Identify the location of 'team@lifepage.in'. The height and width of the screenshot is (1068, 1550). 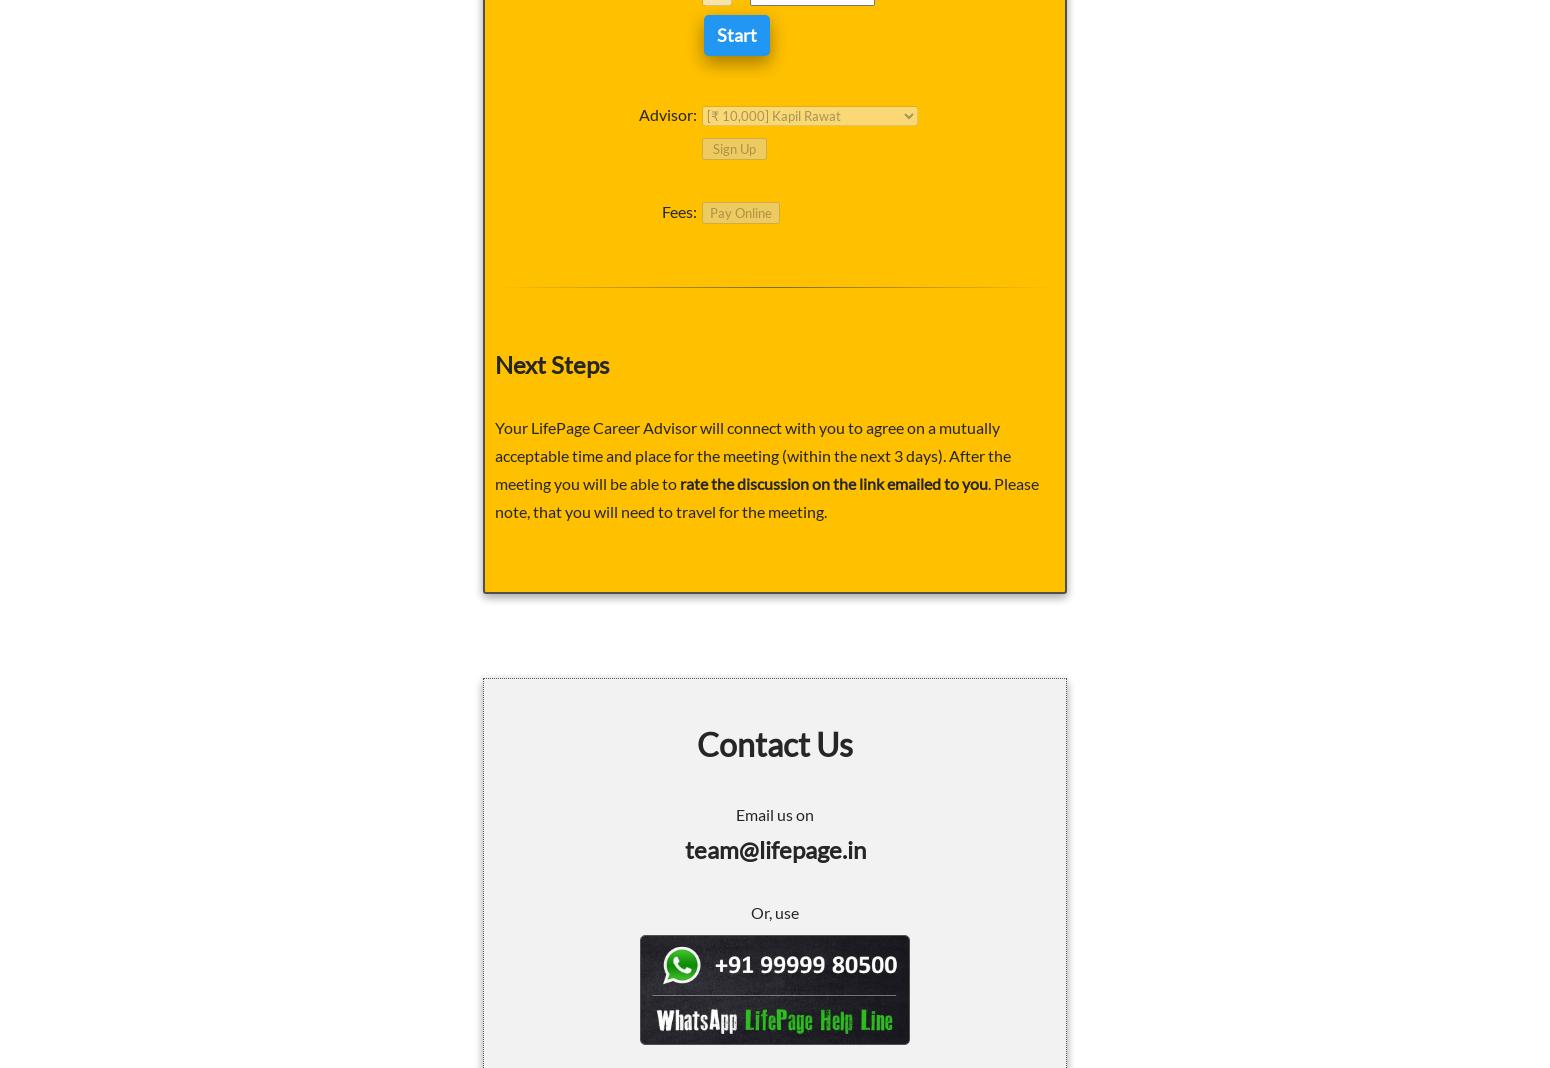
(774, 847).